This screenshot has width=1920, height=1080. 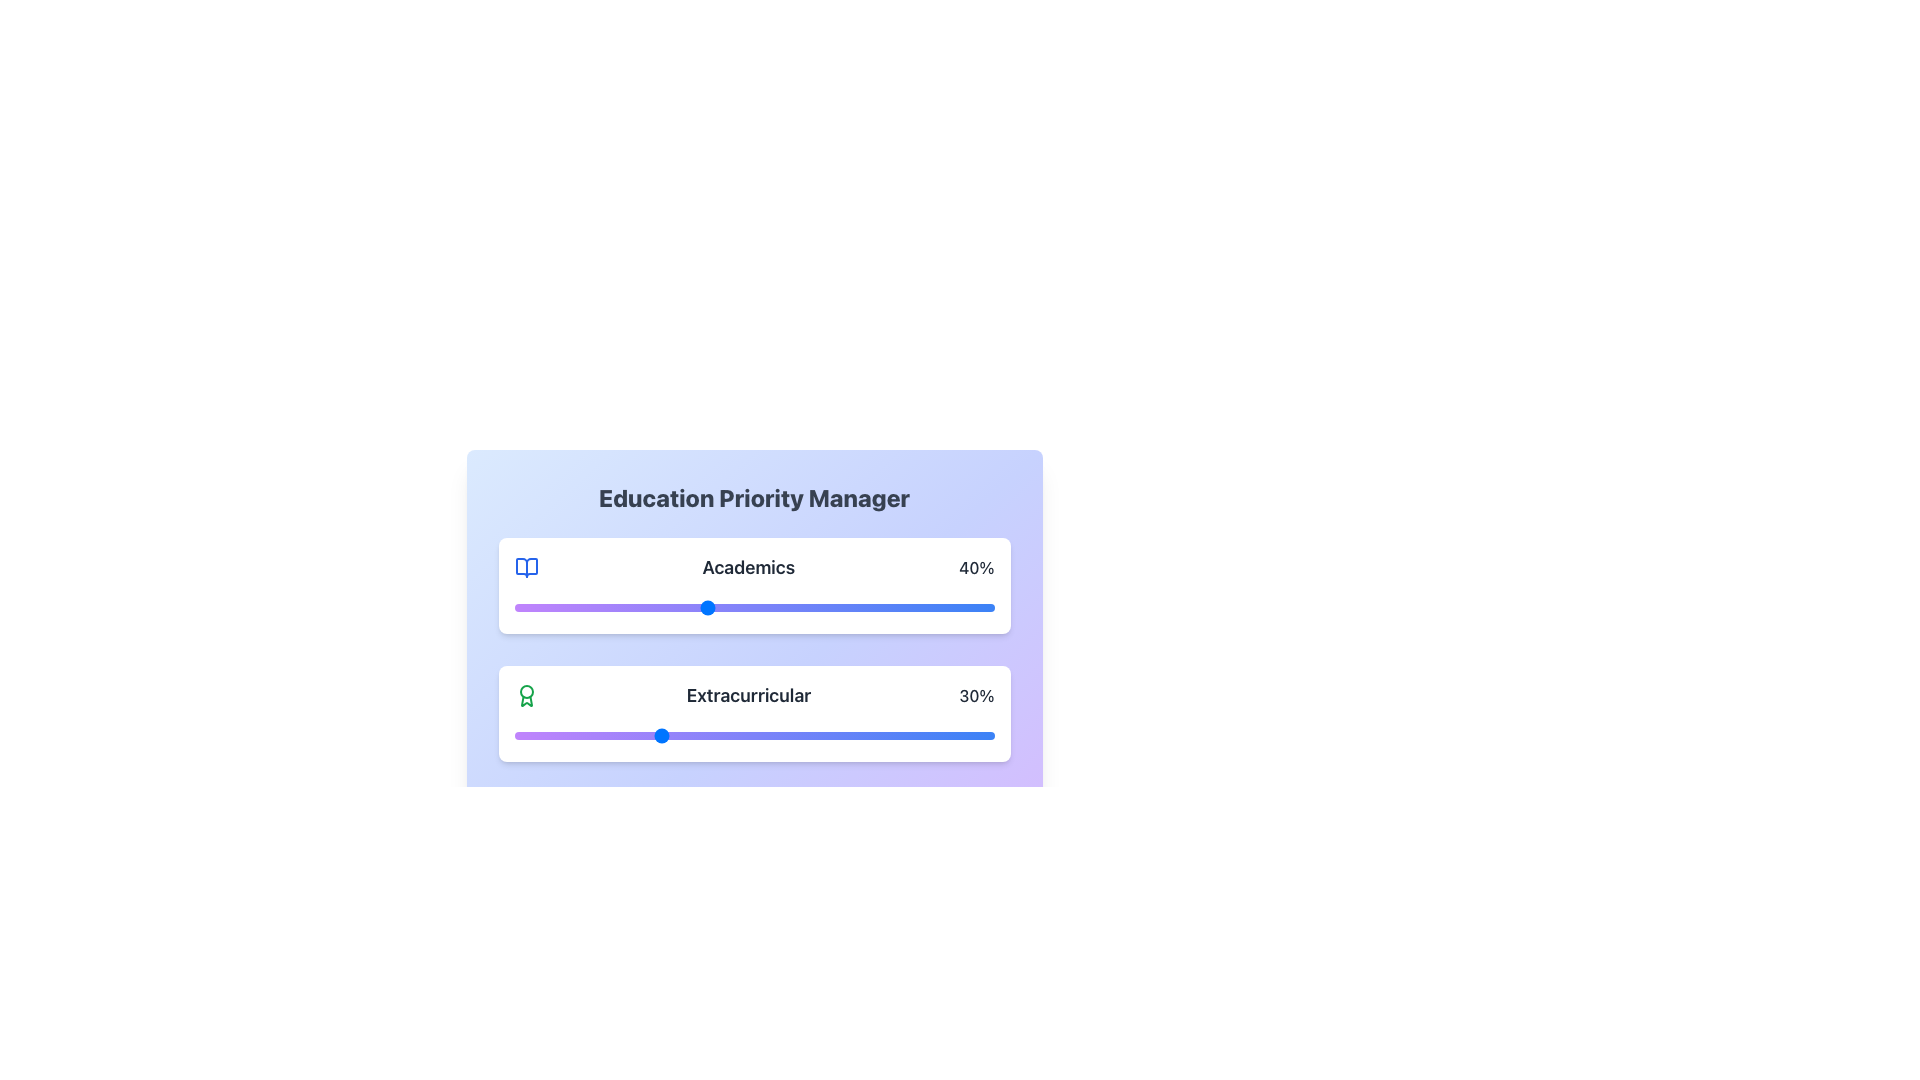 What do you see at coordinates (812, 607) in the screenshot?
I see `the slider value` at bounding box center [812, 607].